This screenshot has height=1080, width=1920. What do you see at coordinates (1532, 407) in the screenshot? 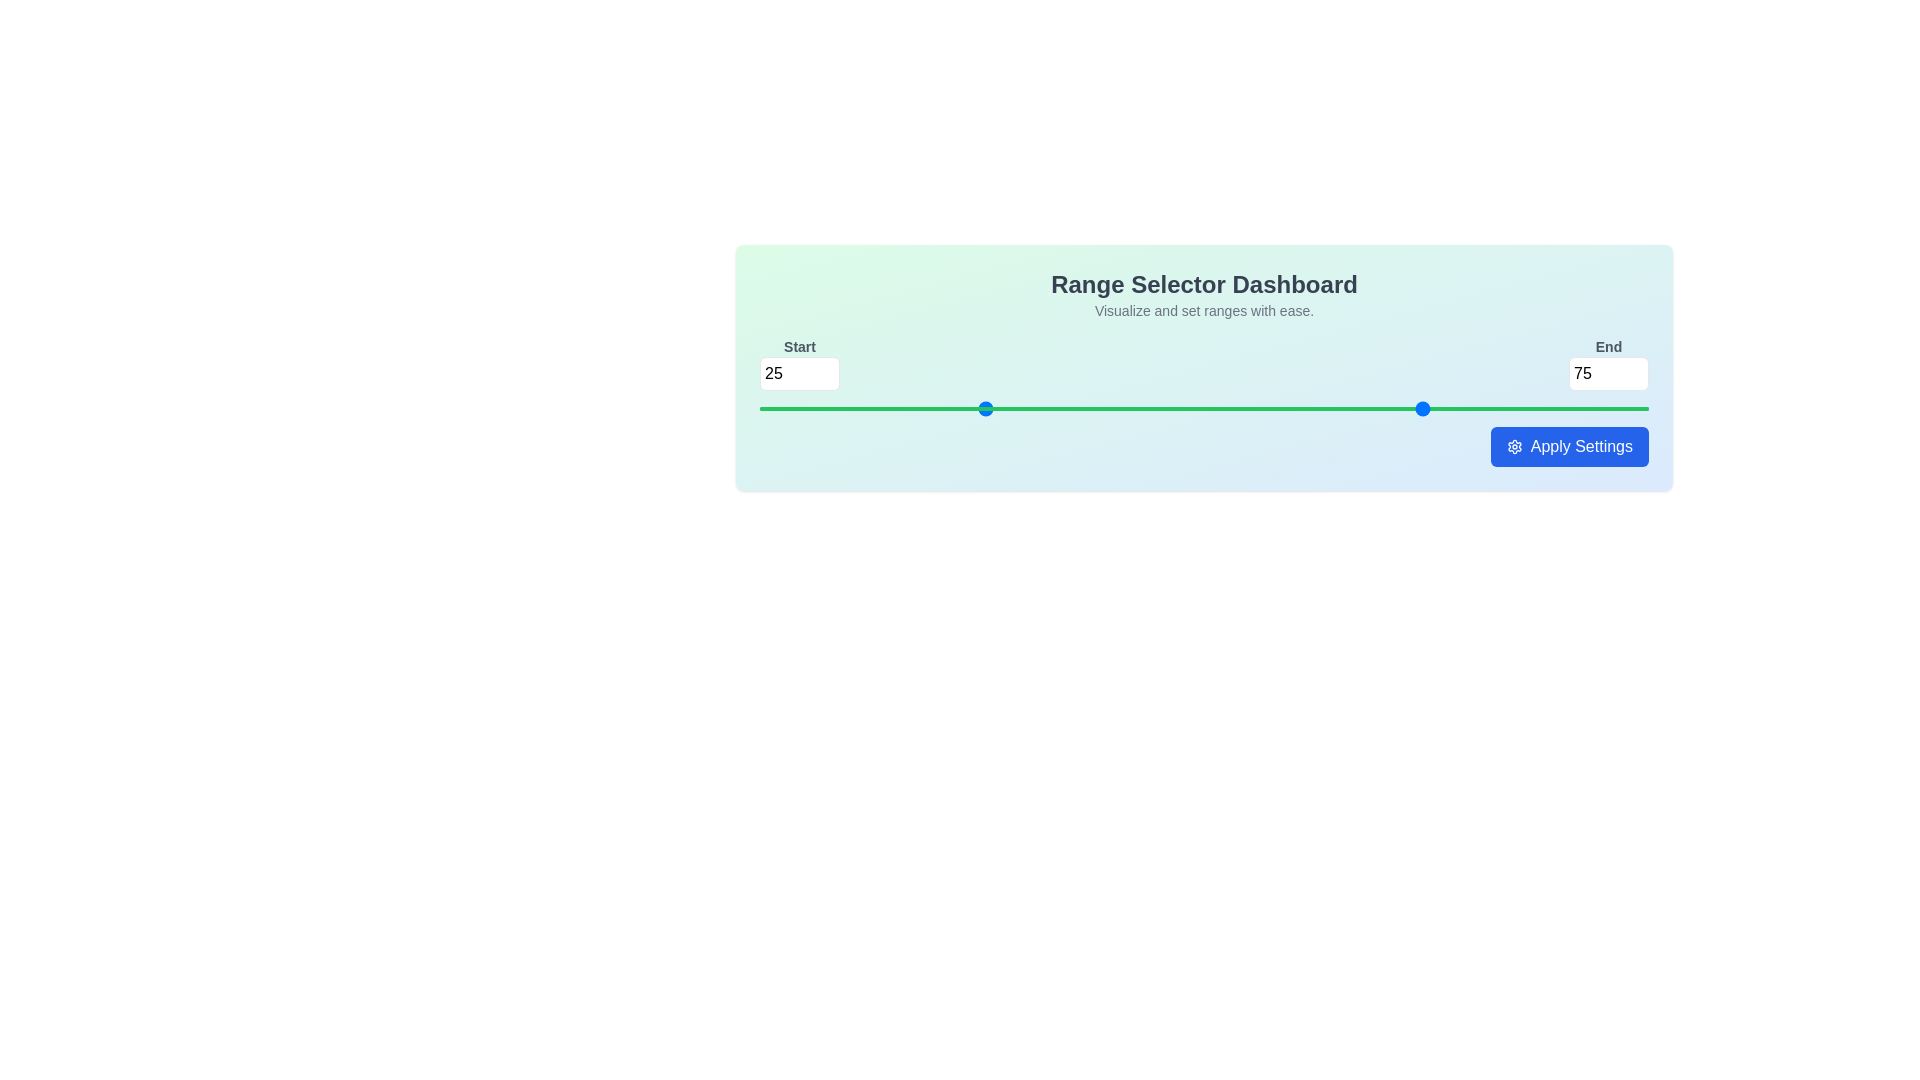
I see `the slider` at bounding box center [1532, 407].